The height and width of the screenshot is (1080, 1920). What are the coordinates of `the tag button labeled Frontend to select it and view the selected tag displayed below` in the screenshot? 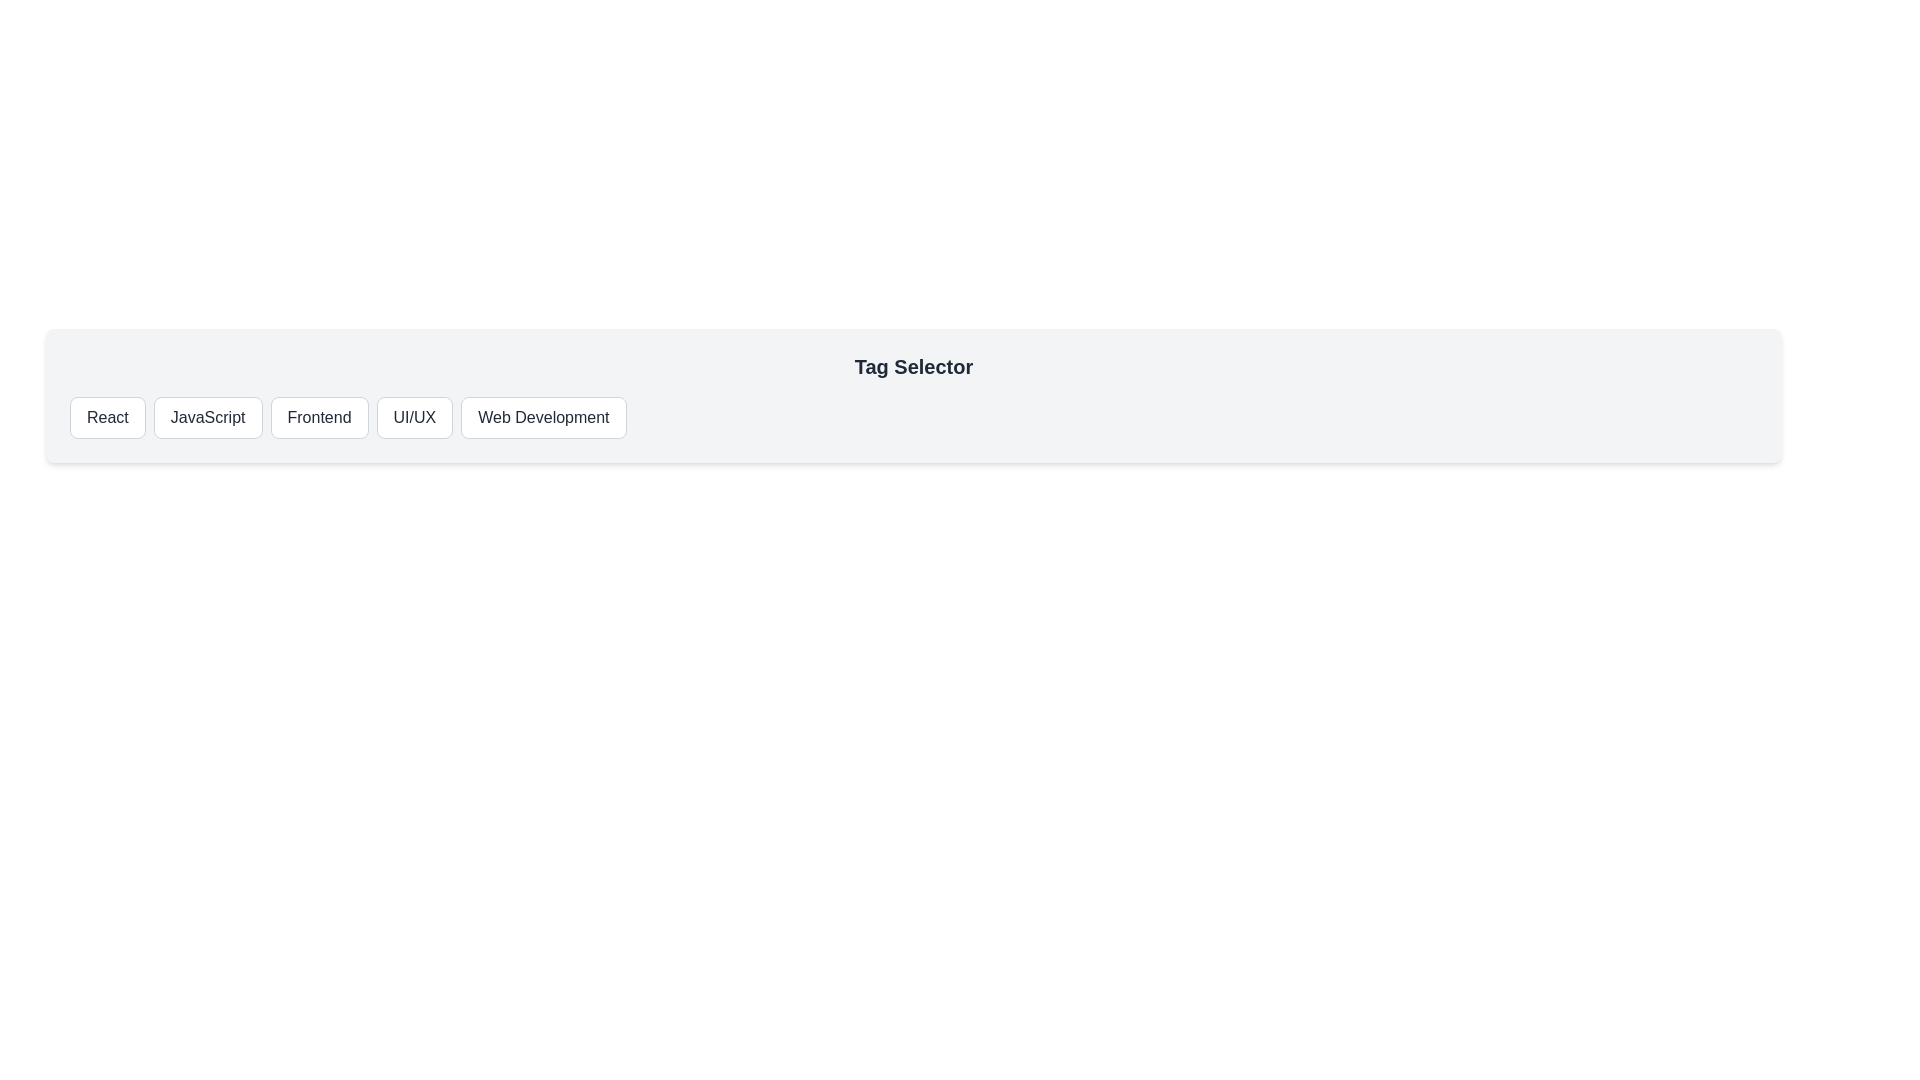 It's located at (318, 416).